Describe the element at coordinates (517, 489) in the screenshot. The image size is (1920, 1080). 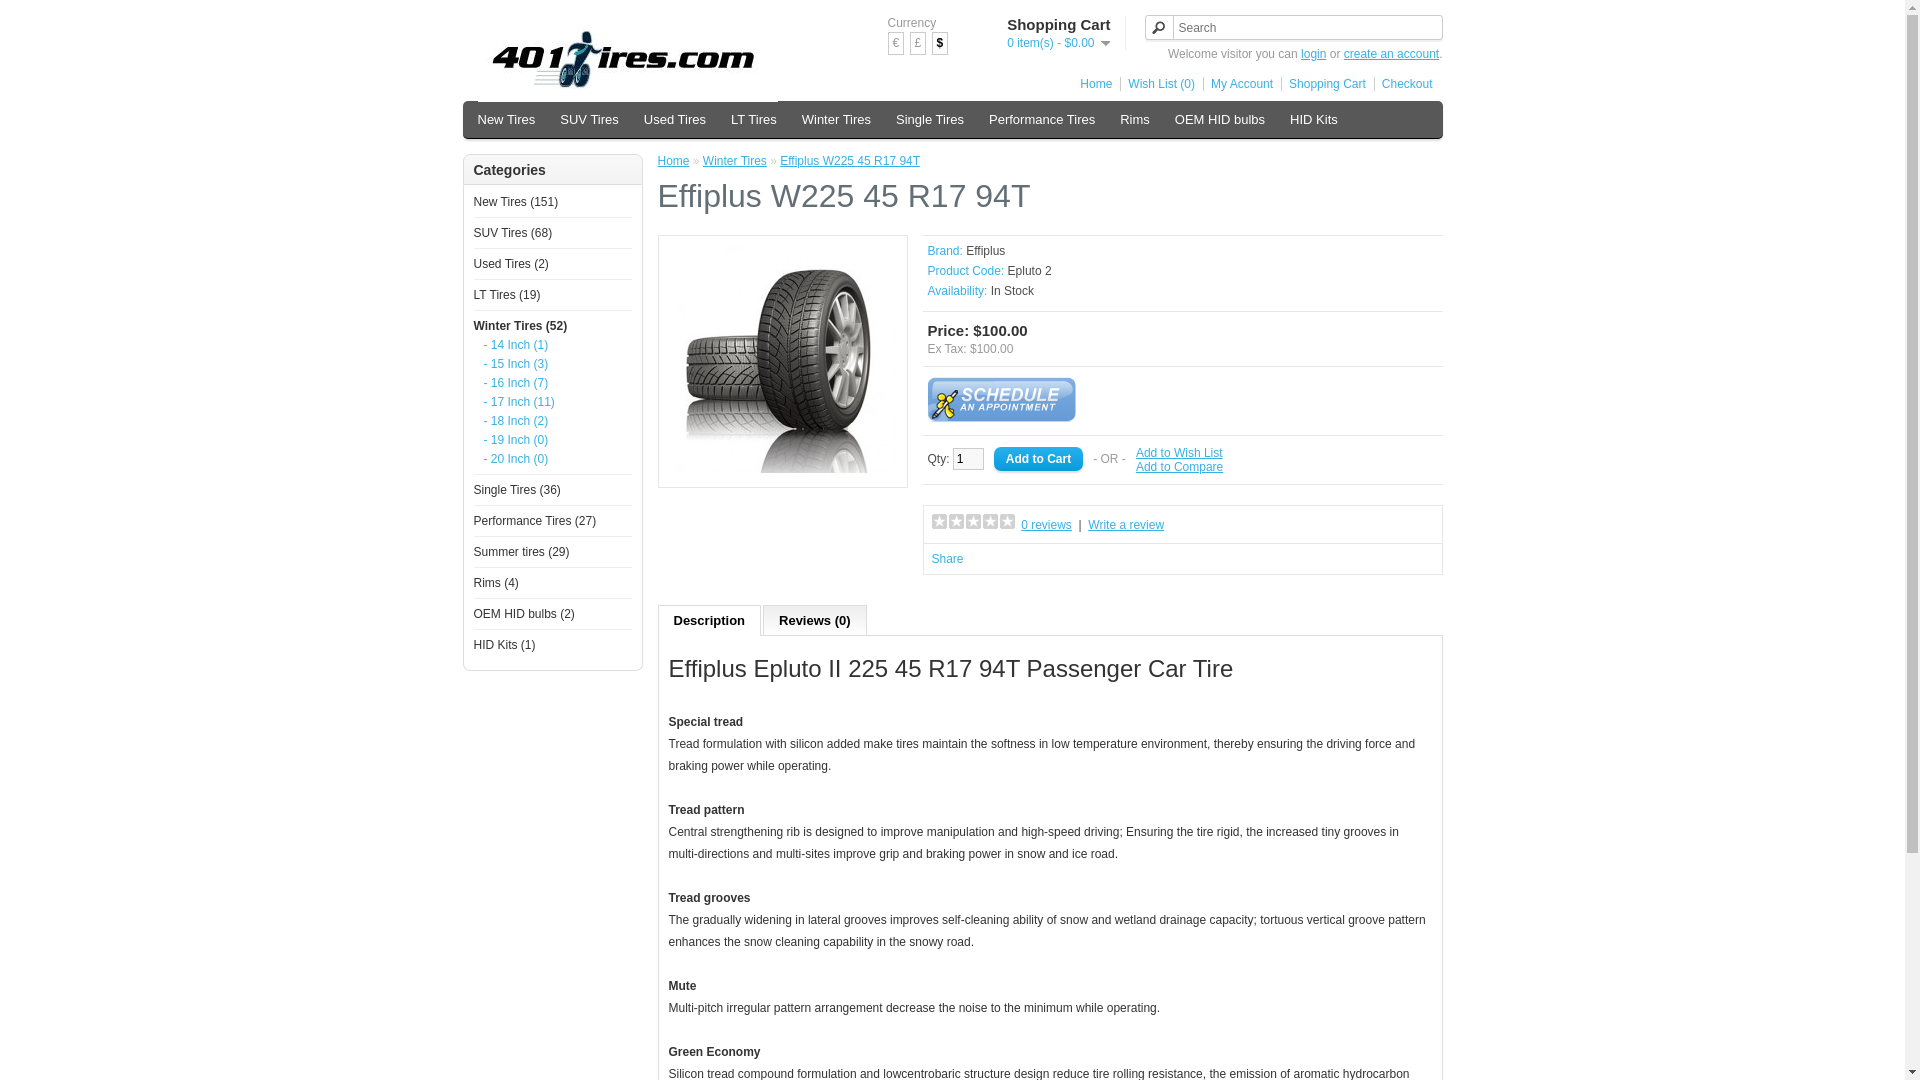
I see `'Single Tires (36)'` at that location.